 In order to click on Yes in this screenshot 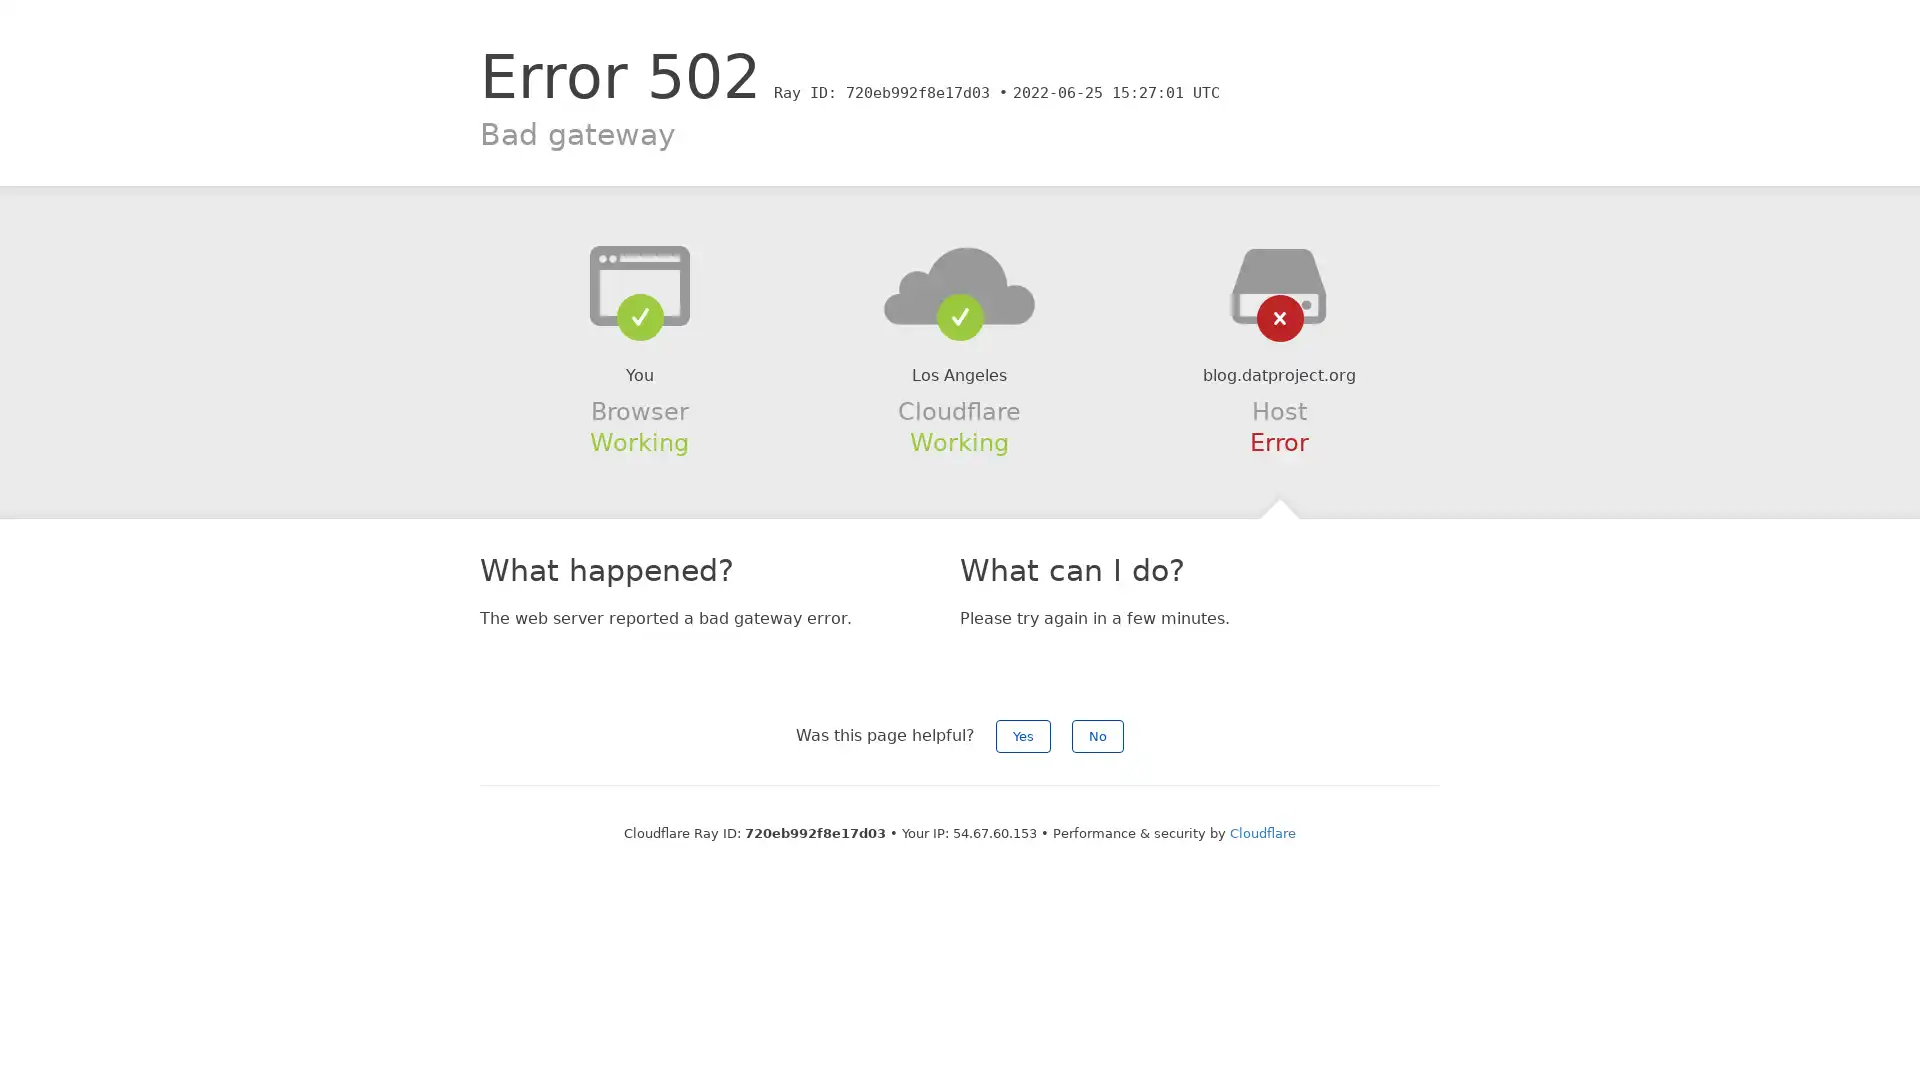, I will do `click(1023, 736)`.